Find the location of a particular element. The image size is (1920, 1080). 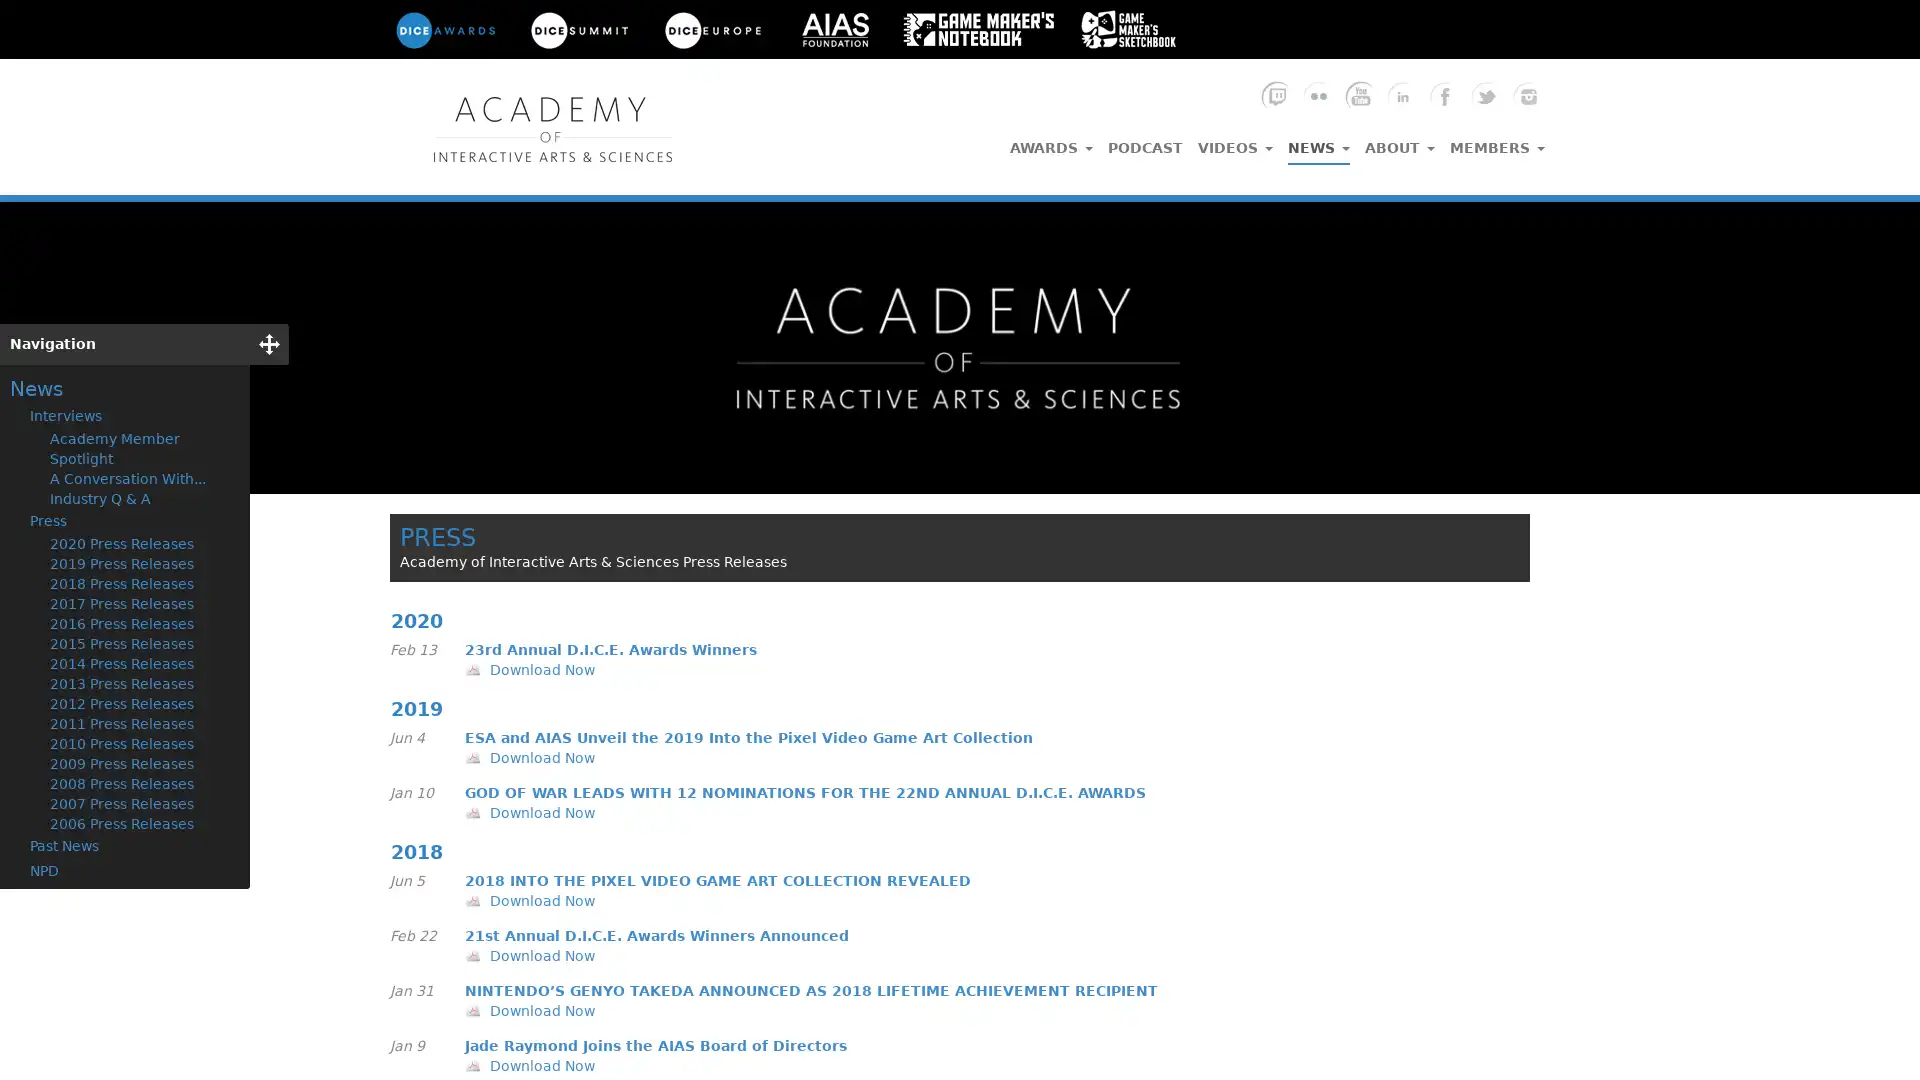

NEWS is located at coordinates (1319, 142).